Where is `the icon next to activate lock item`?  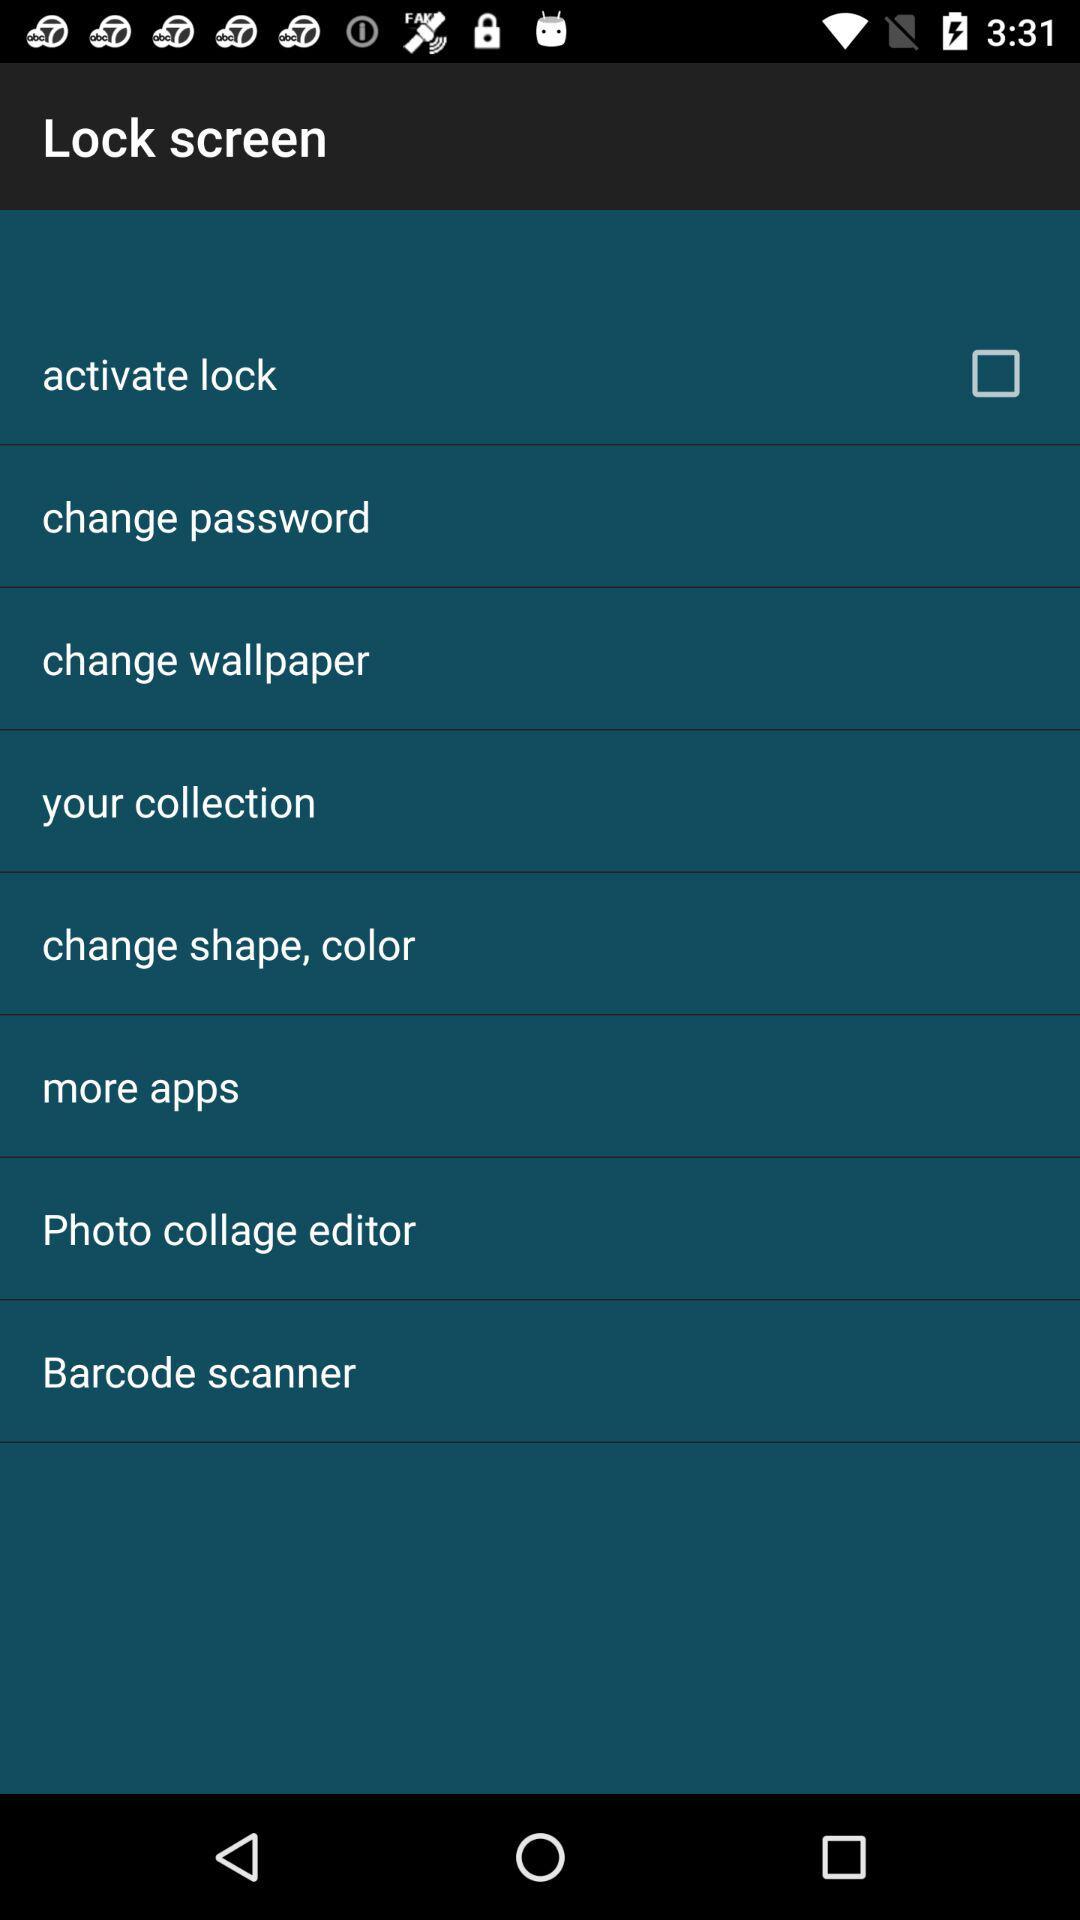
the icon next to activate lock item is located at coordinates (995, 373).